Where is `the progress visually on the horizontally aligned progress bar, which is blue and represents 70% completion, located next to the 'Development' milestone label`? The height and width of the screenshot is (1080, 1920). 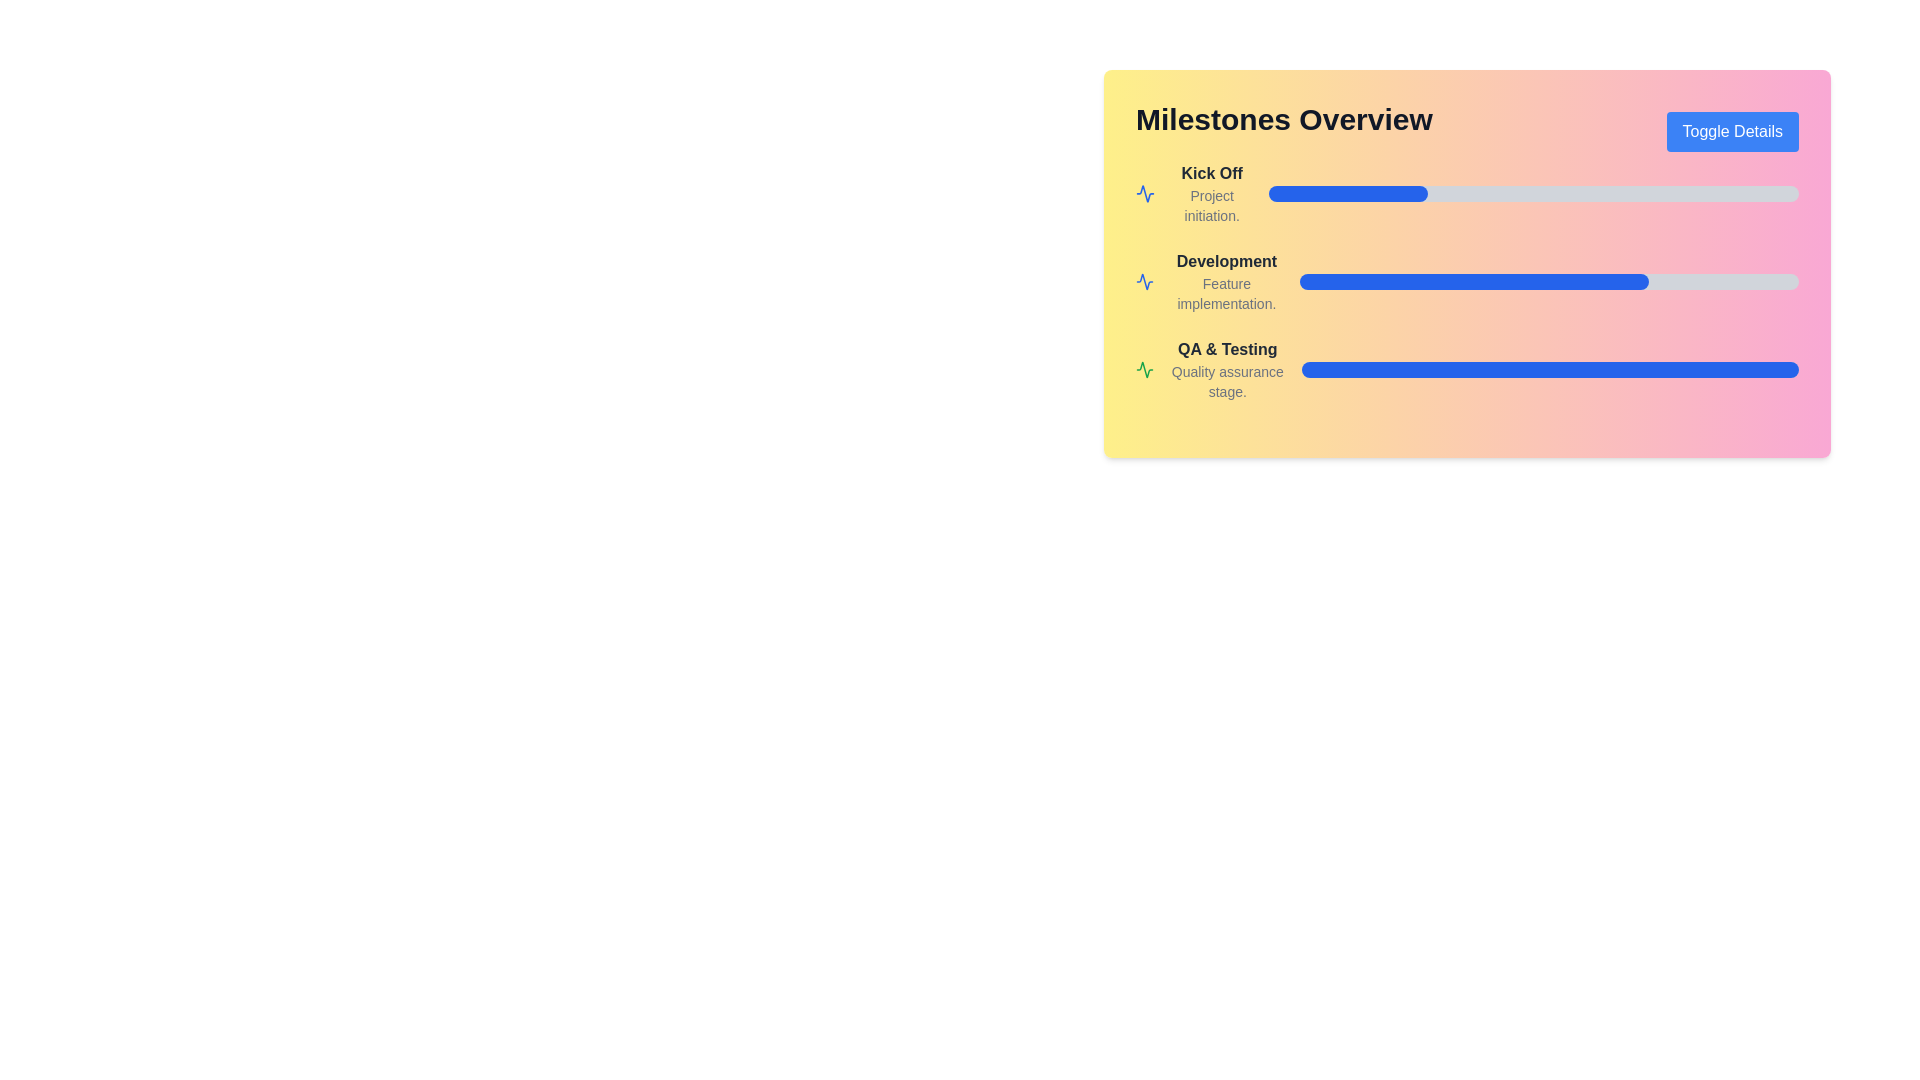 the progress visually on the horizontally aligned progress bar, which is blue and represents 70% completion, located next to the 'Development' milestone label is located at coordinates (1548, 281).